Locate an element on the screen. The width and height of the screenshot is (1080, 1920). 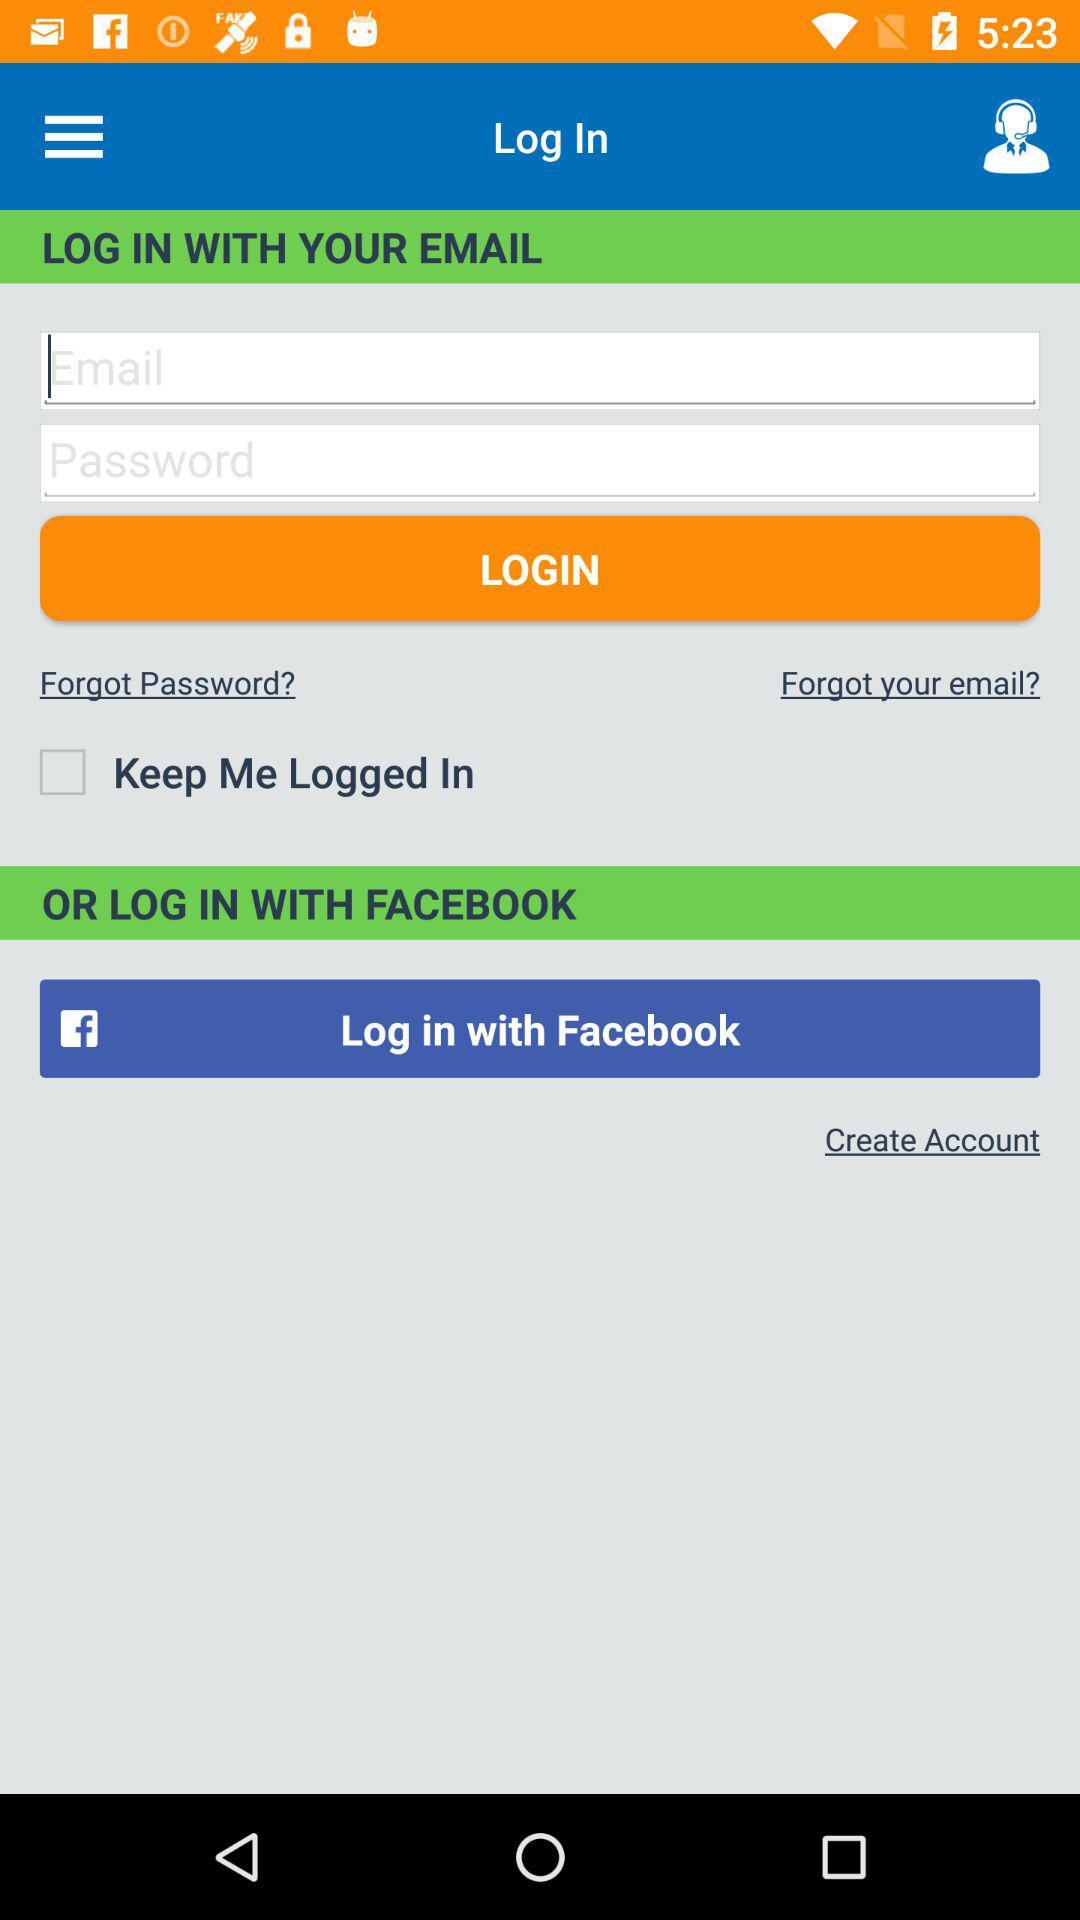
the icon above the or log in icon is located at coordinates (256, 770).